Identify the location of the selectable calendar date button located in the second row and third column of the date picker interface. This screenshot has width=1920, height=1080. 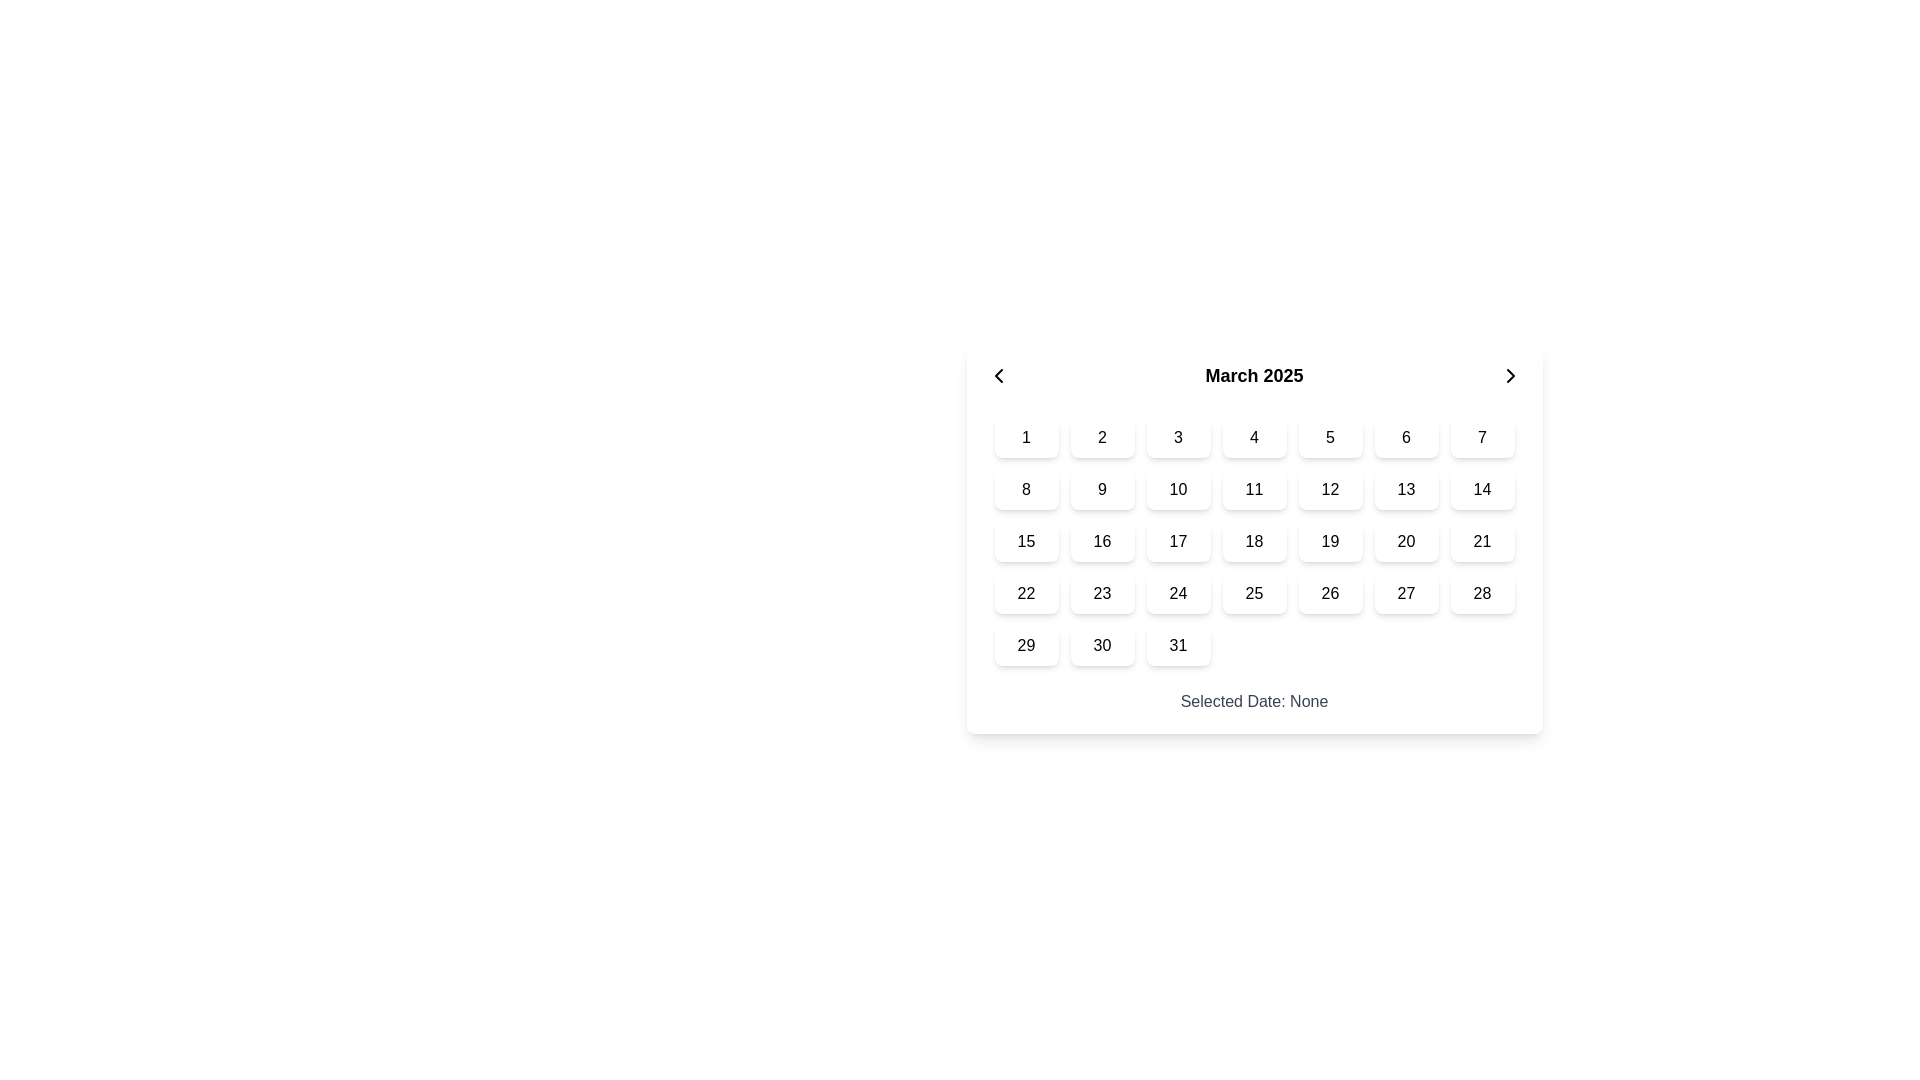
(1178, 489).